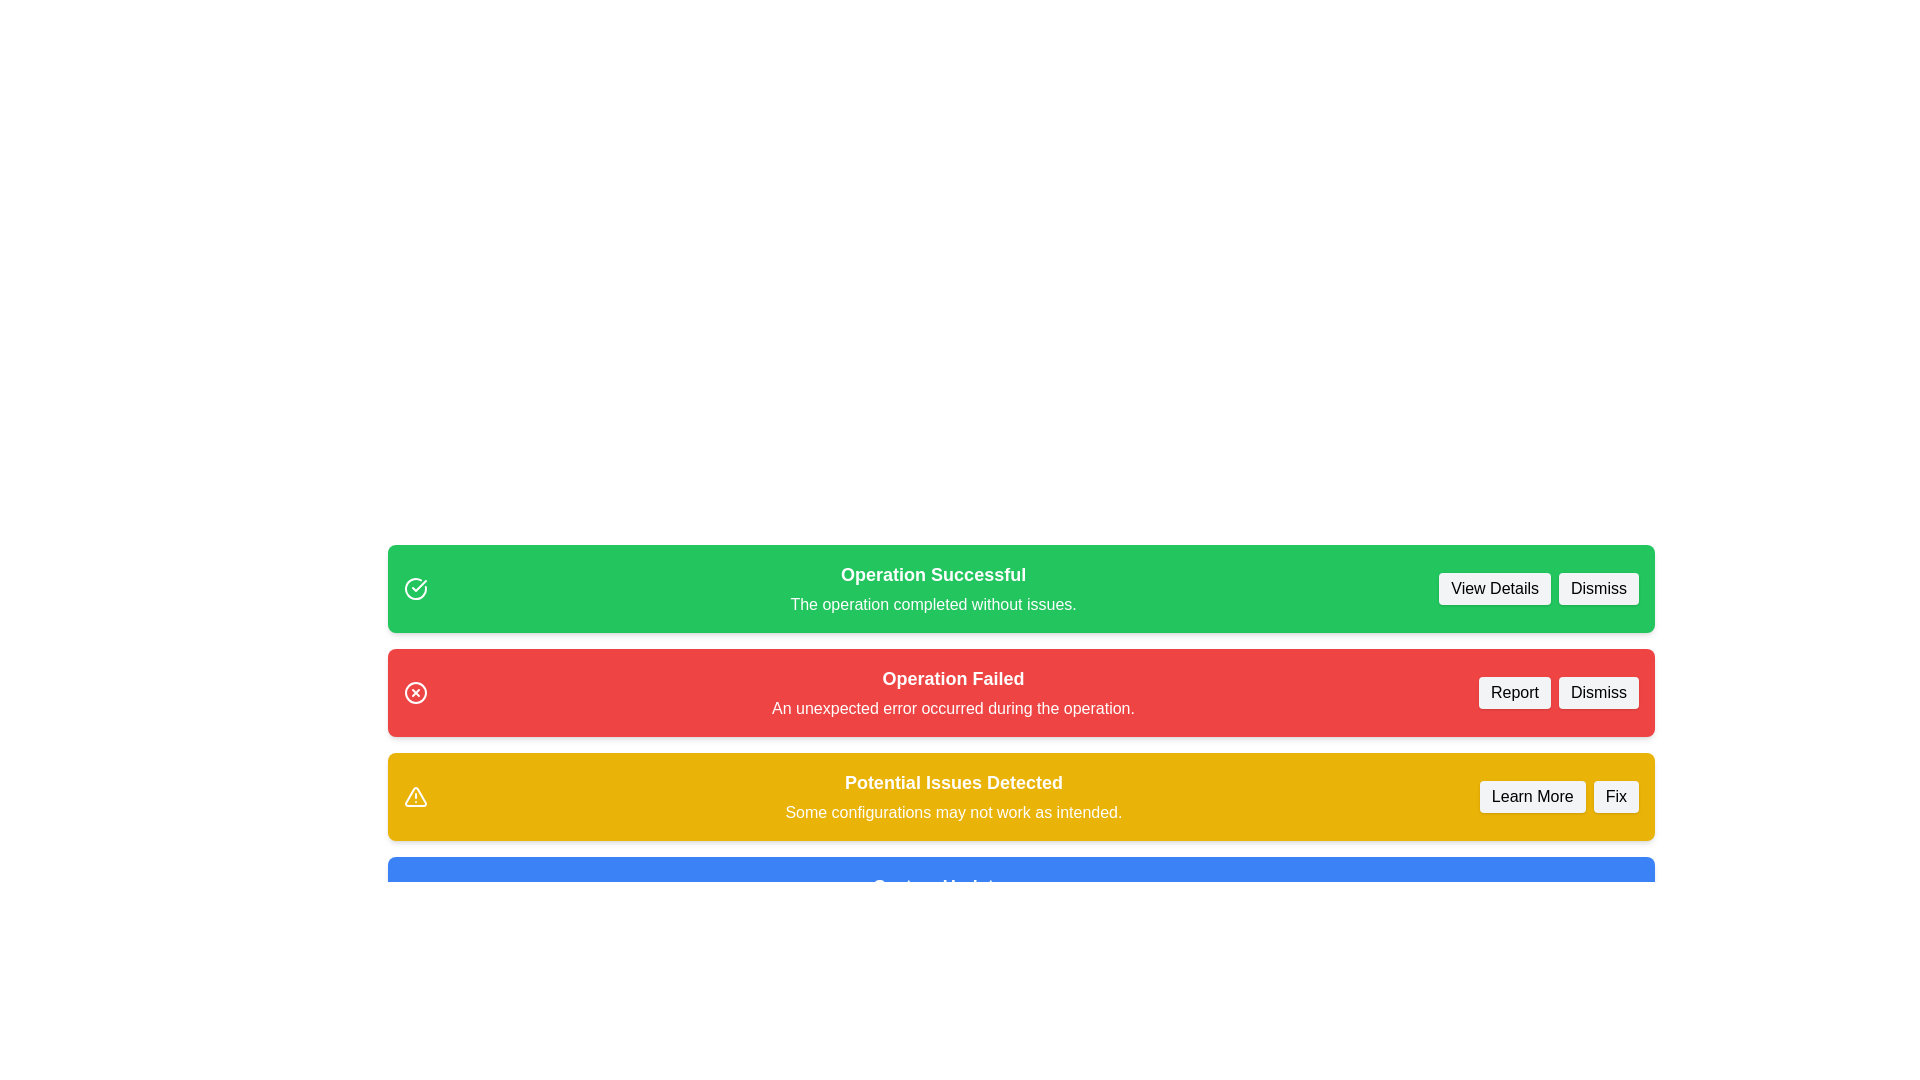 This screenshot has height=1080, width=1920. I want to click on the success icon located at the top left of the green notification panel, which indicates a successful operation, if it is interactive, so click(418, 585).